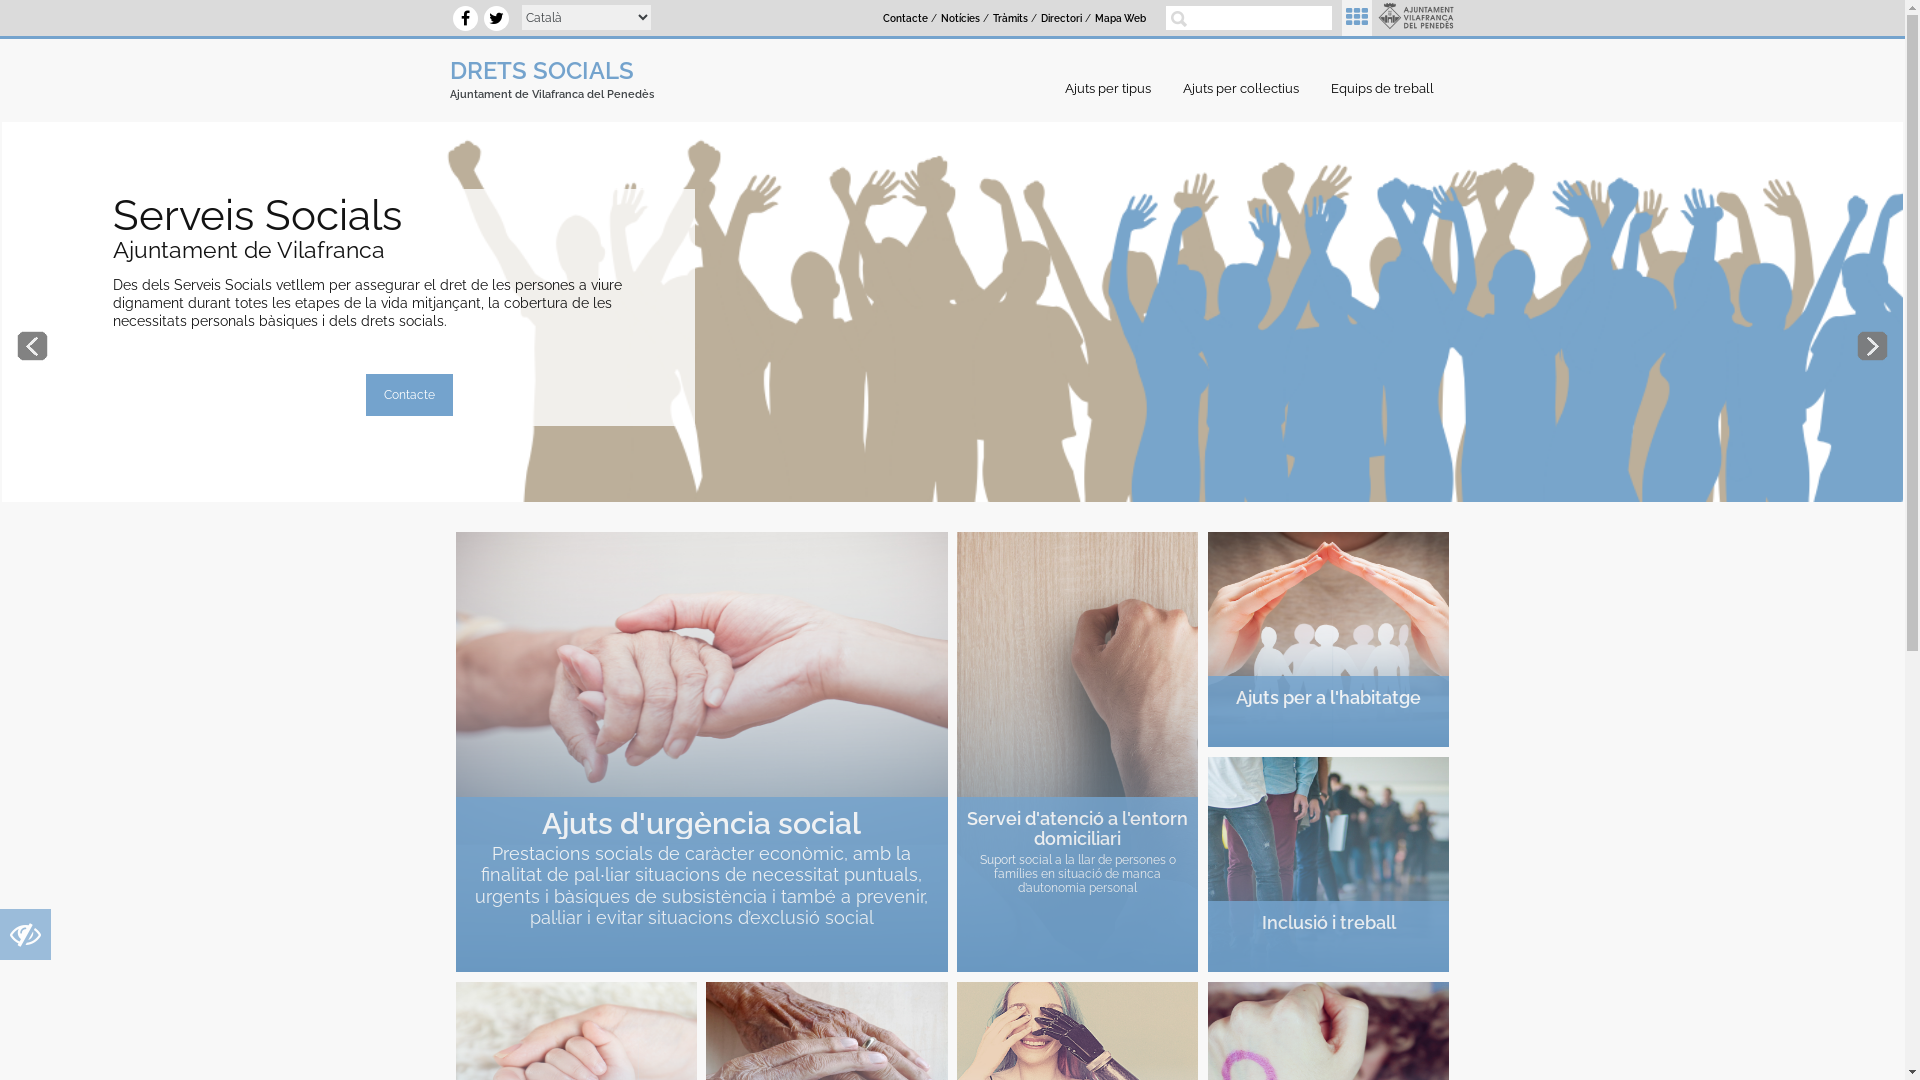 The width and height of the screenshot is (1920, 1080). I want to click on 'Contacte', so click(904, 19).